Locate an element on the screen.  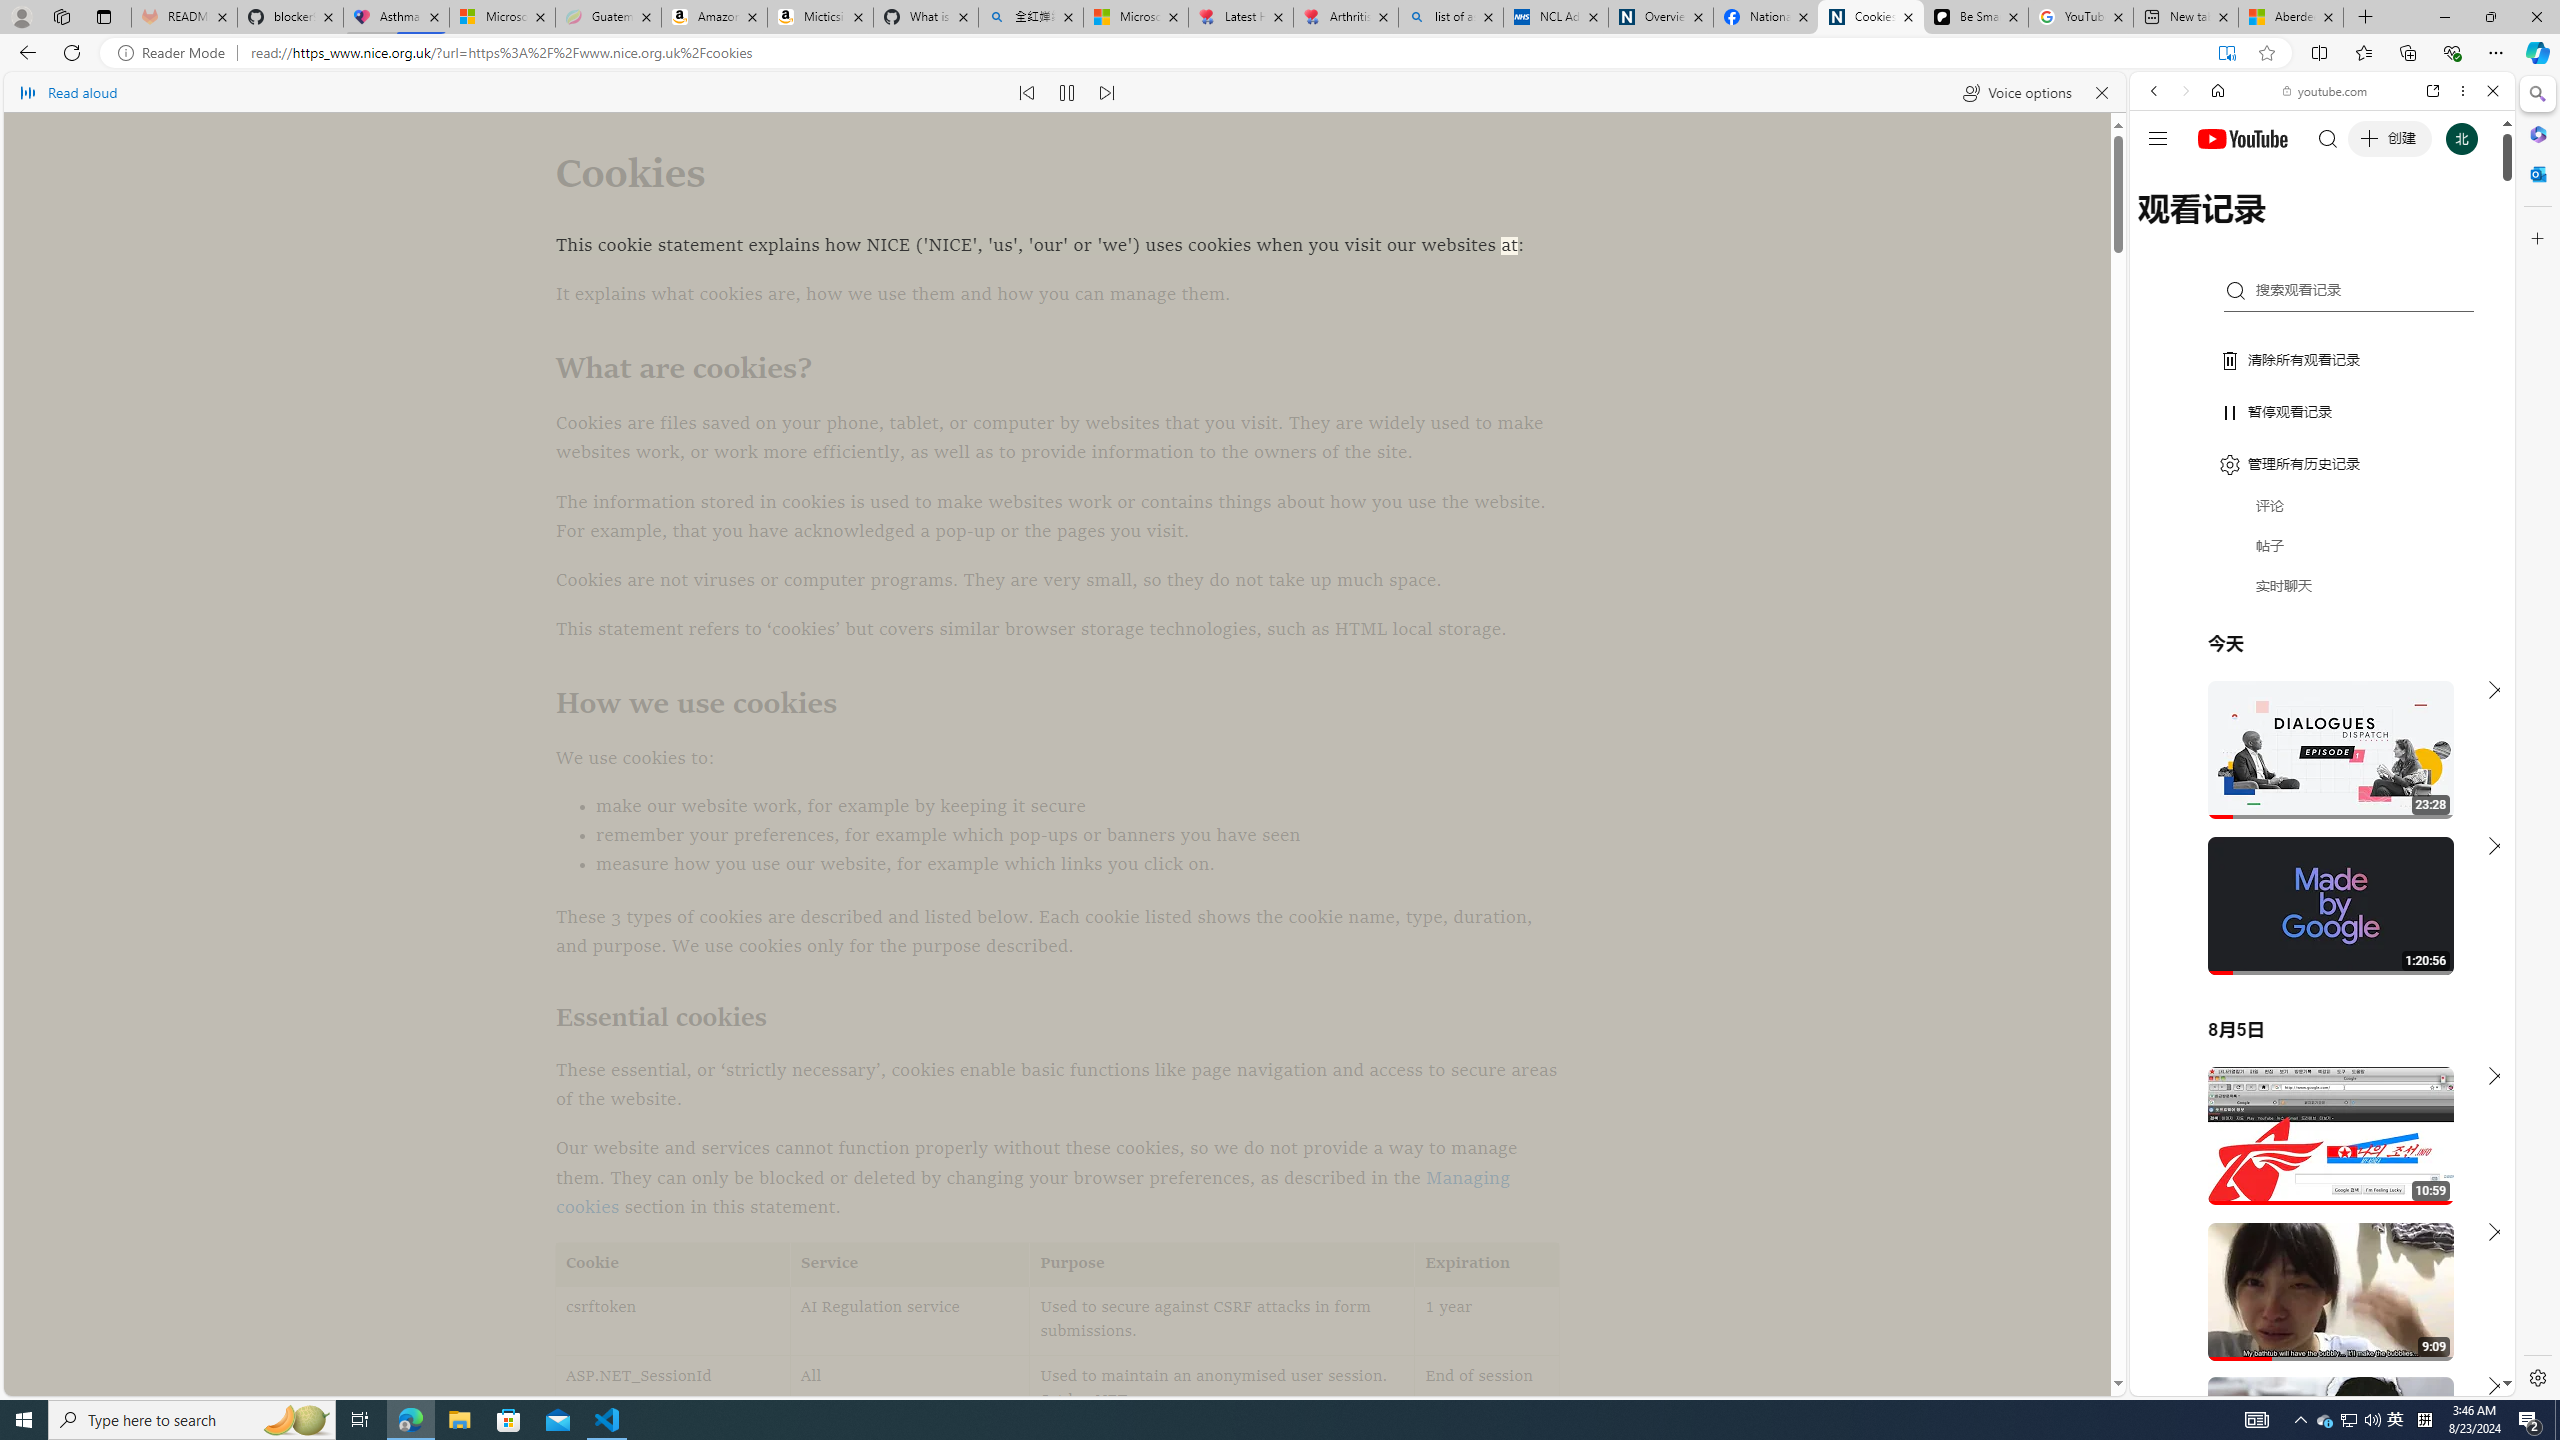
'Reader Mode' is located at coordinates (175, 53).